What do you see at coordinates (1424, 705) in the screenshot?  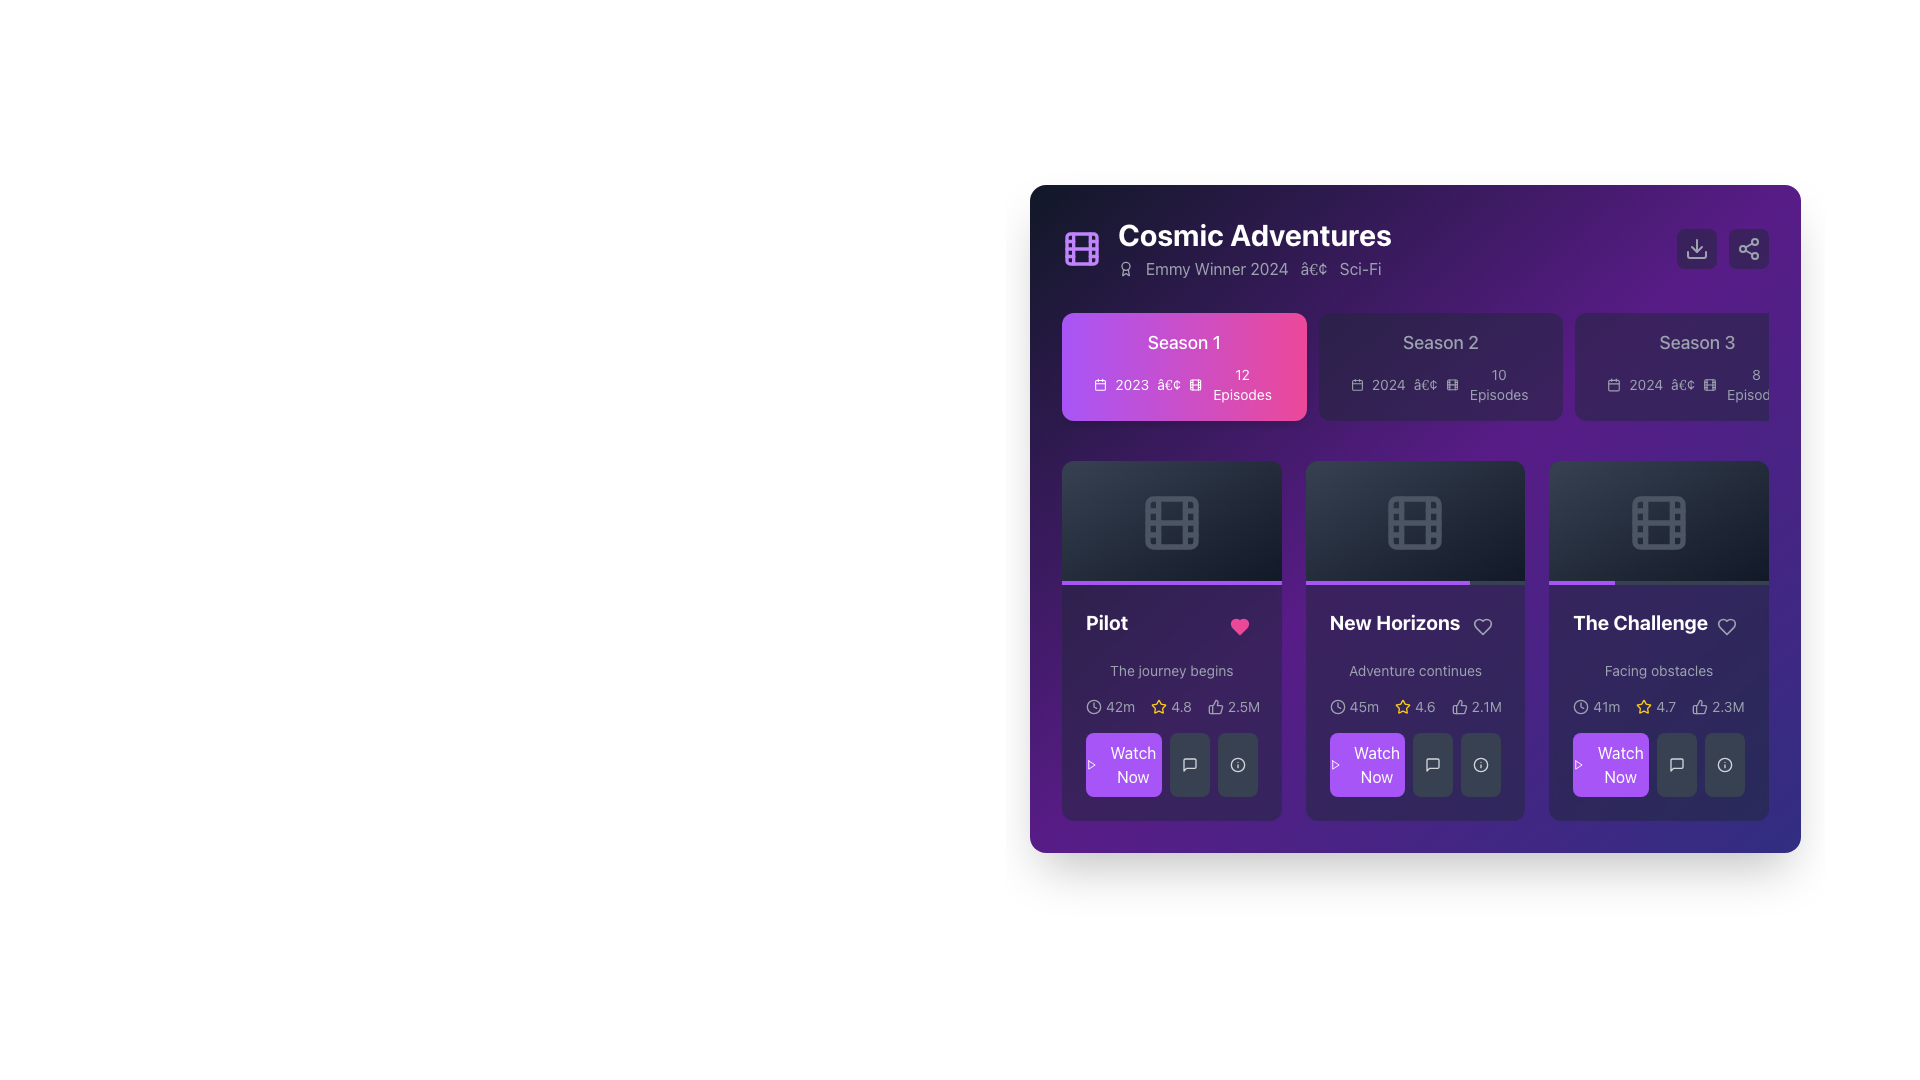 I see `the static text display indicating the rating or score in the 'New Horizons' card, located below the title and near the bottom center, adjacent to the star icon` at bounding box center [1424, 705].